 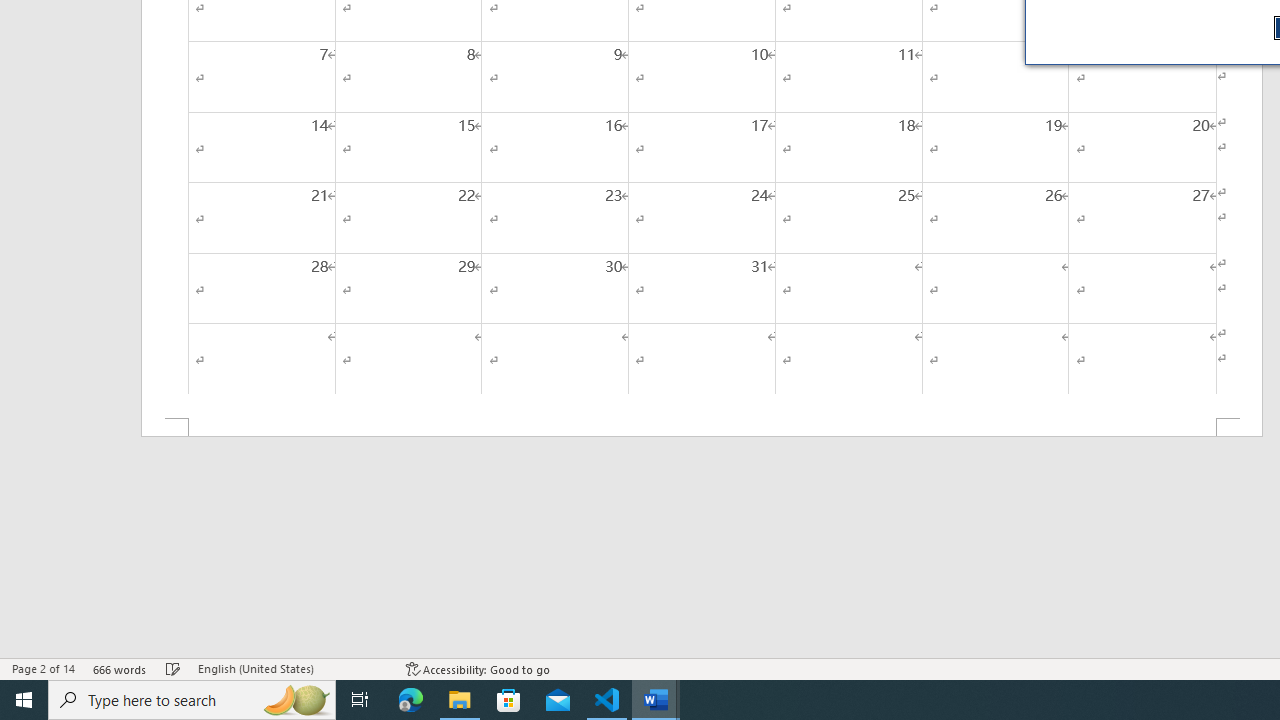 I want to click on 'File Explorer - 1 running window', so click(x=459, y=698).